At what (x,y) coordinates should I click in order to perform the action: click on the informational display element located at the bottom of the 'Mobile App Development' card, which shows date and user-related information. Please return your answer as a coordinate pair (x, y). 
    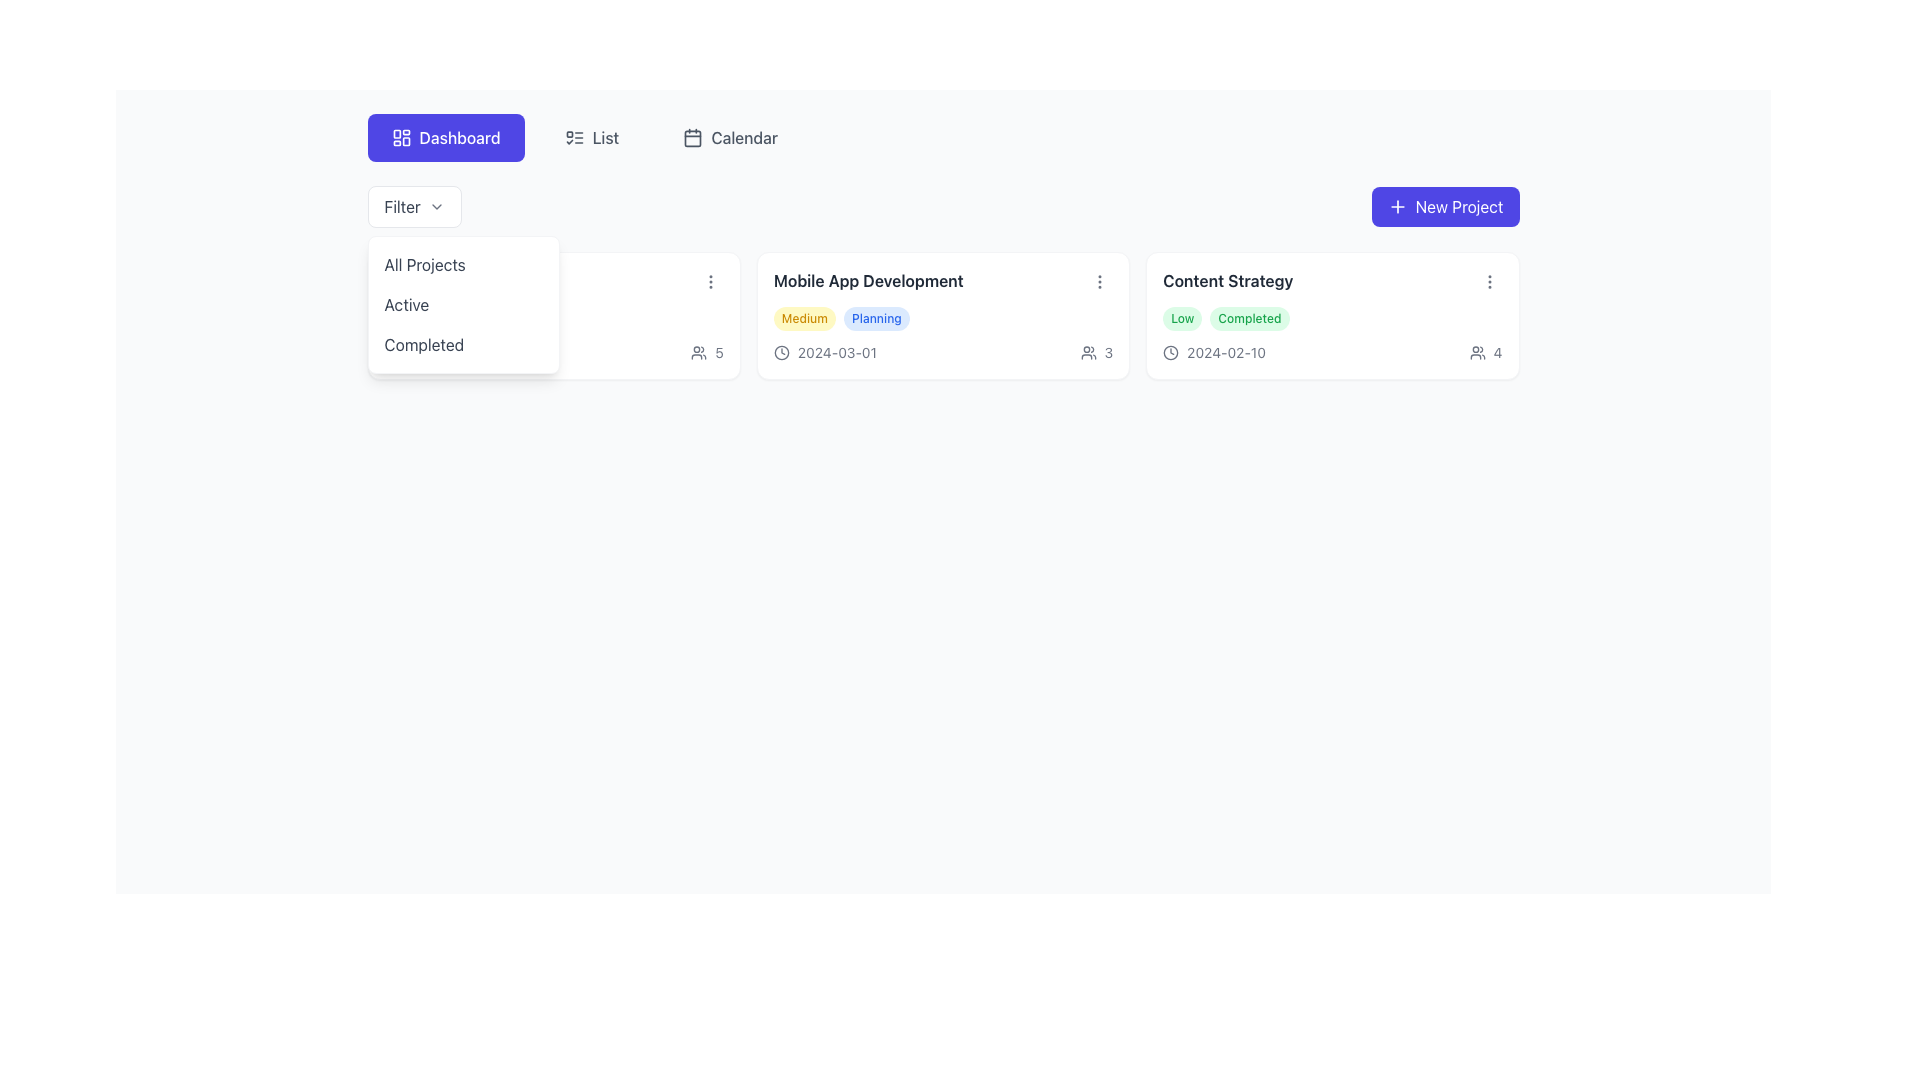
    Looking at the image, I should click on (942, 352).